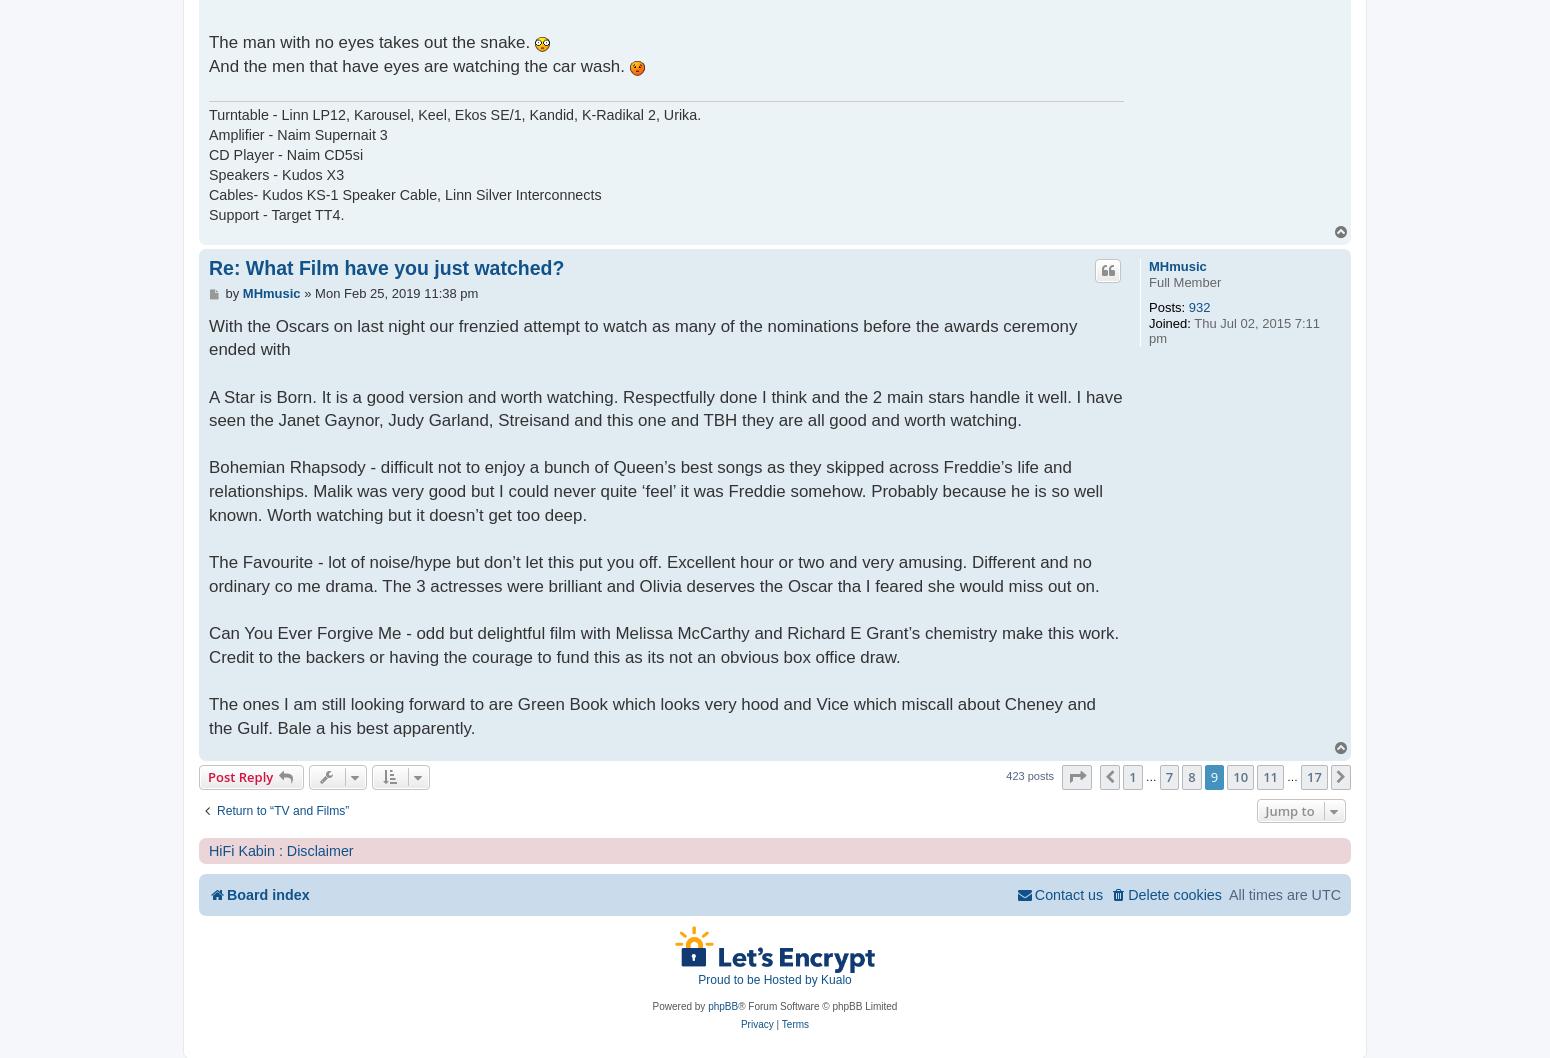 The width and height of the screenshot is (1550, 1058). Describe the element at coordinates (1068, 894) in the screenshot. I see `'Contact us'` at that location.